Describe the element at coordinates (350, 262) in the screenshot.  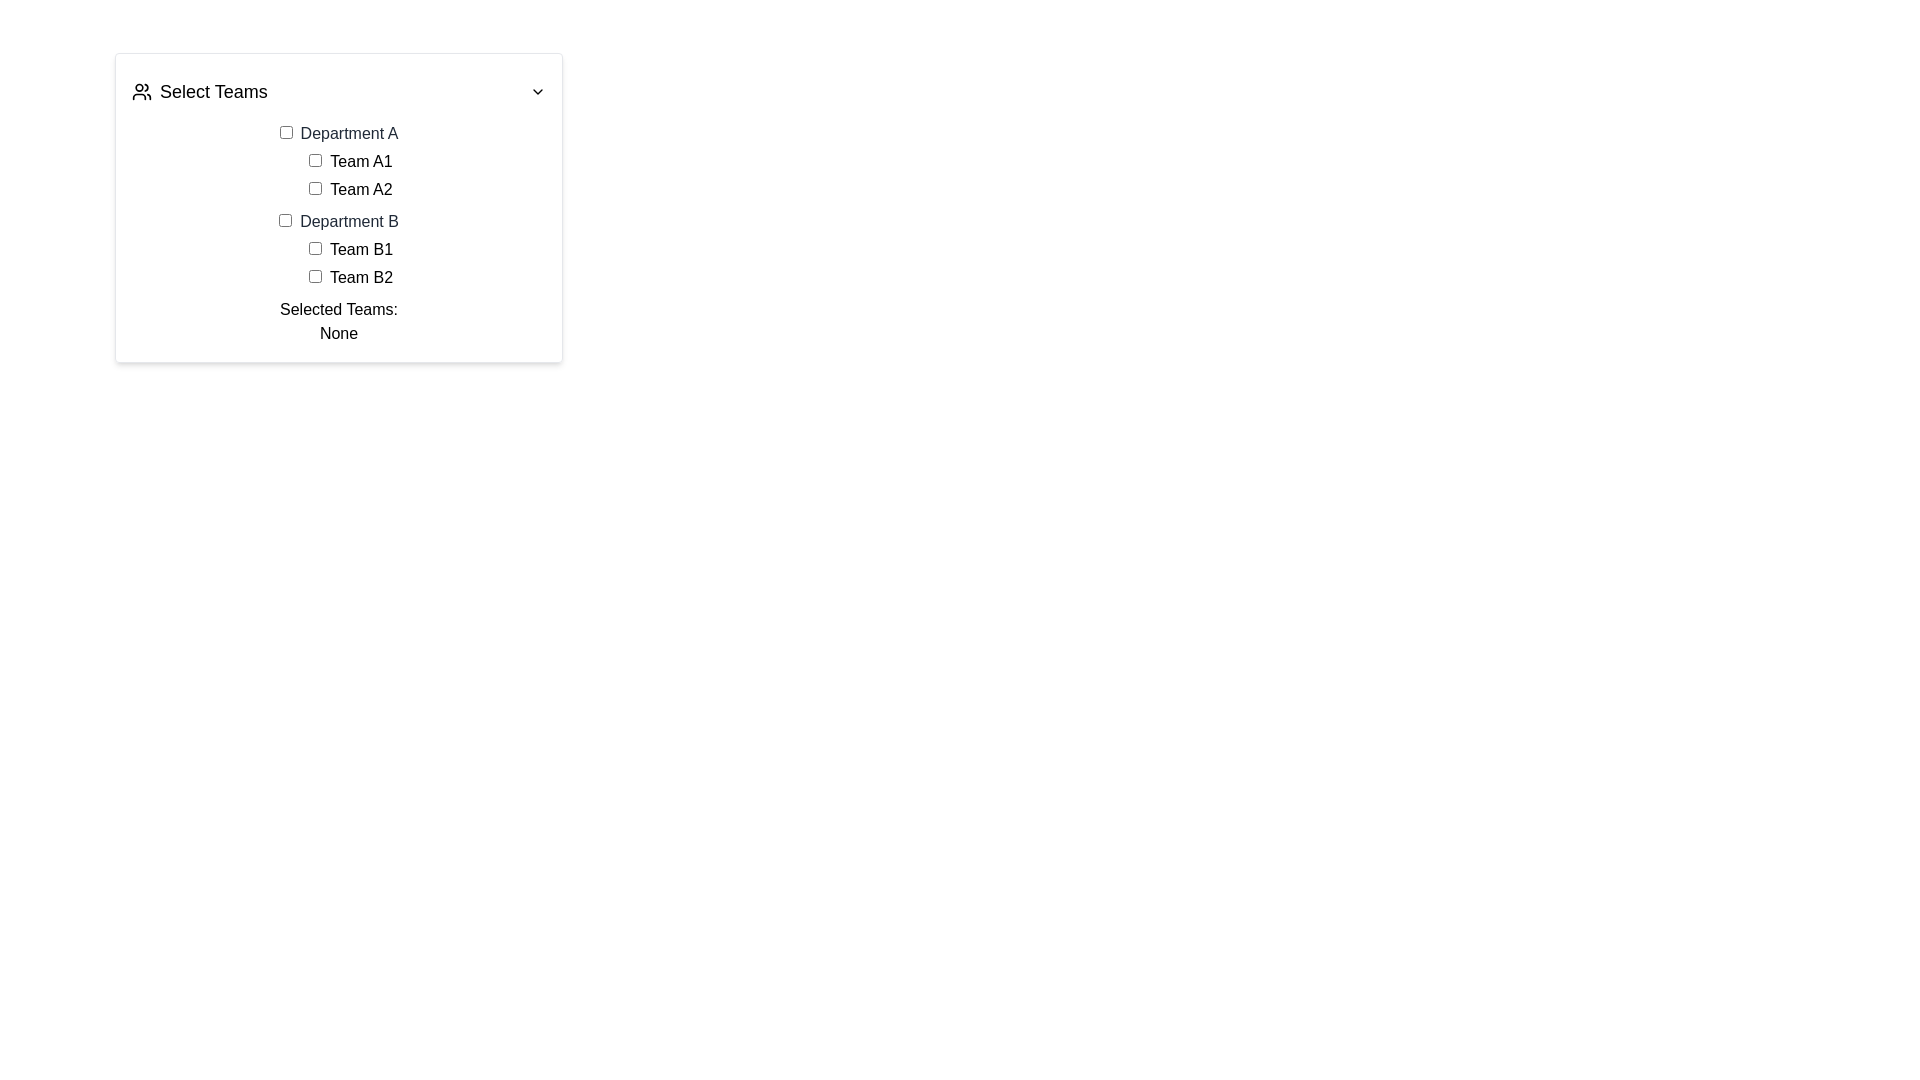
I see `the checkbox for Team B1 in the 'Department B' section` at that location.